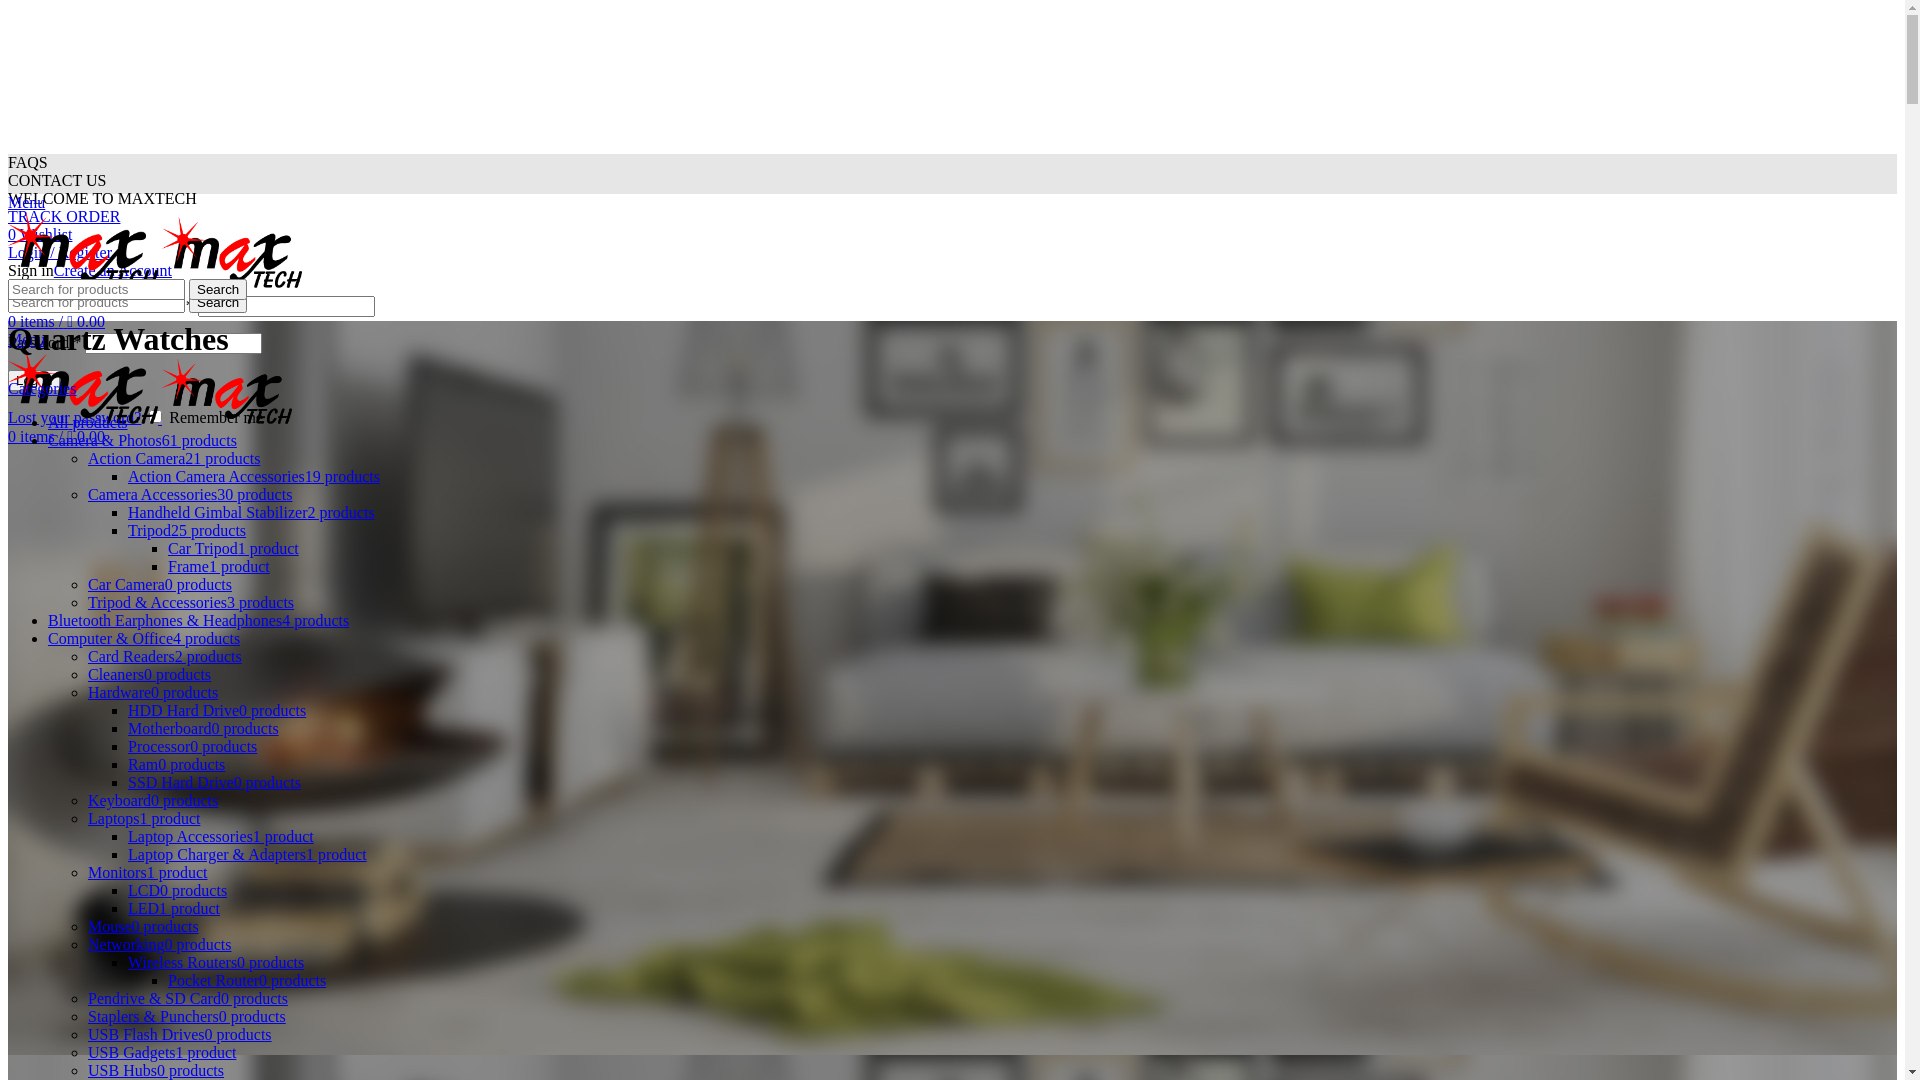 The width and height of the screenshot is (1920, 1080). I want to click on 'Action Camera21 products', so click(86, 458).